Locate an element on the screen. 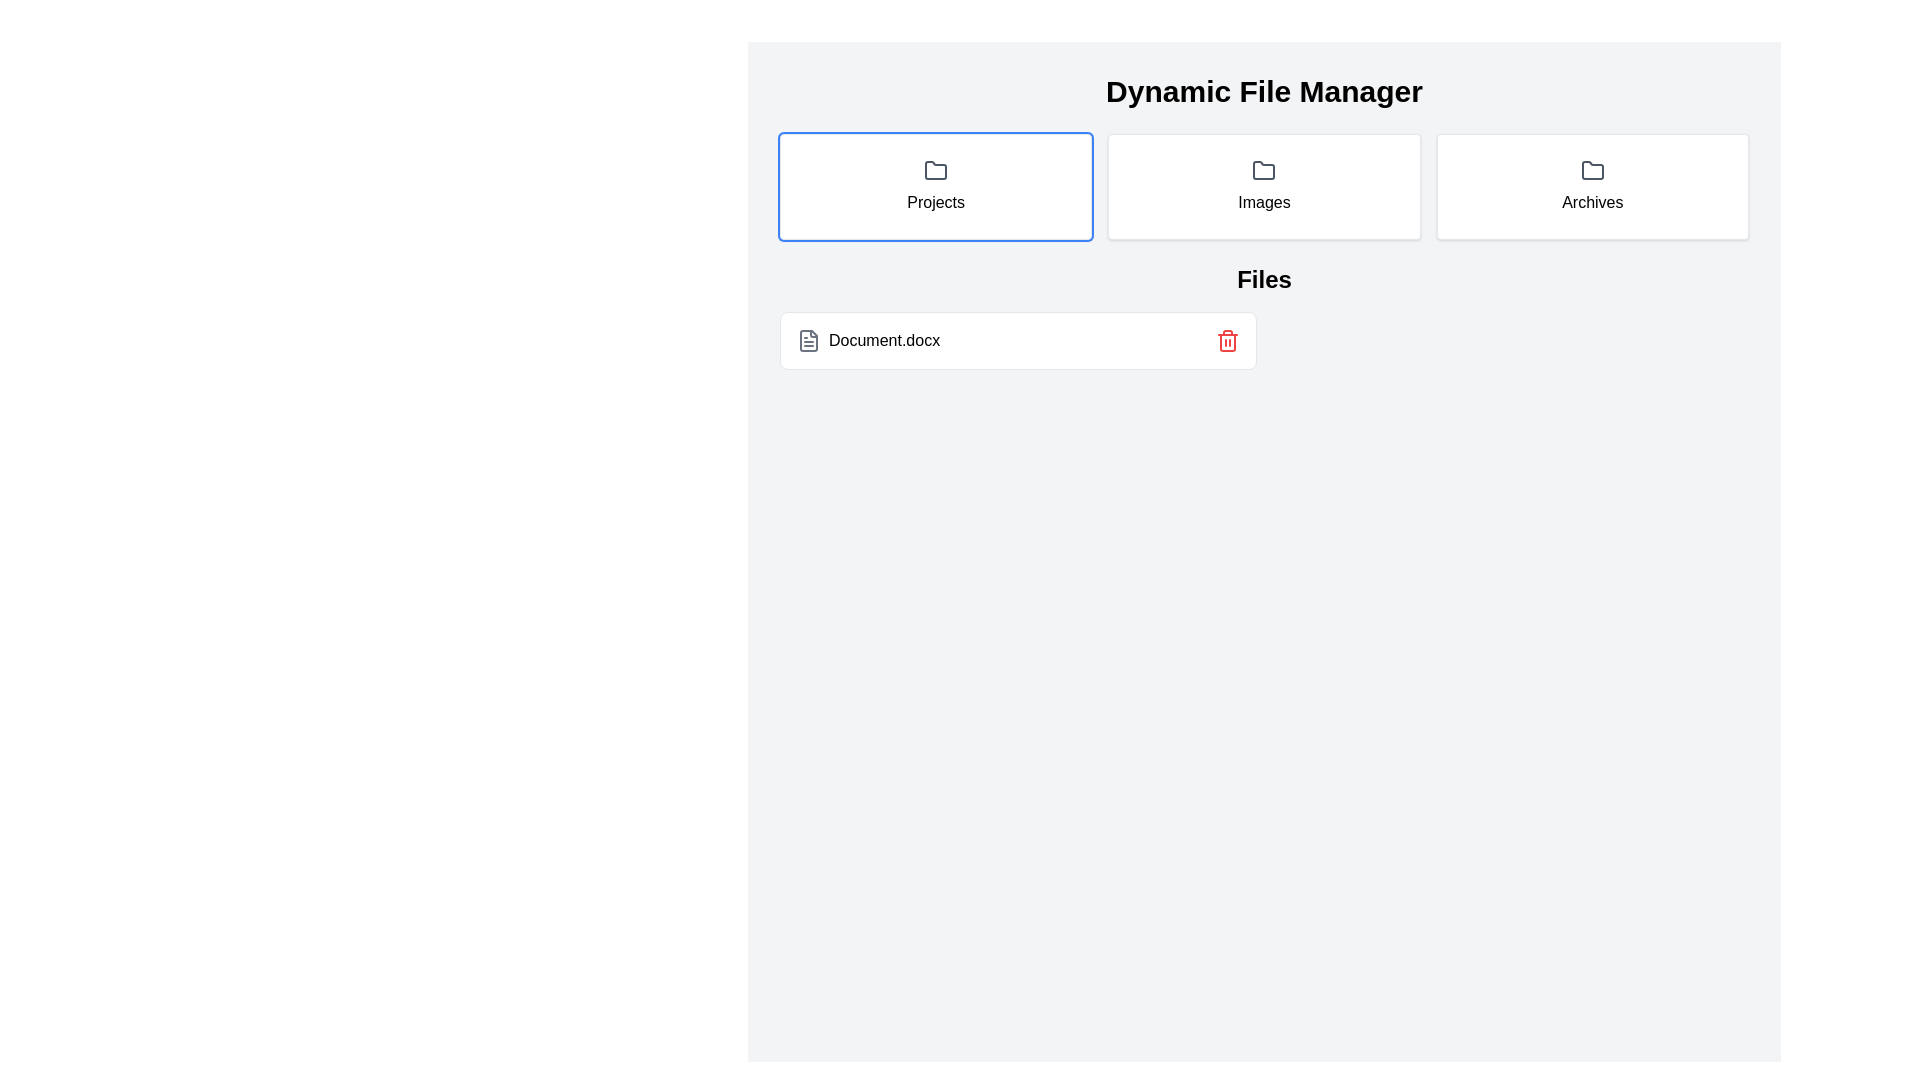 Image resolution: width=1920 pixels, height=1080 pixels. the 'Archives' button, which is the rightmost button in a set of three horizontally aligned buttons labeled 'Projects', 'Images', and 'Archives' is located at coordinates (1591, 186).